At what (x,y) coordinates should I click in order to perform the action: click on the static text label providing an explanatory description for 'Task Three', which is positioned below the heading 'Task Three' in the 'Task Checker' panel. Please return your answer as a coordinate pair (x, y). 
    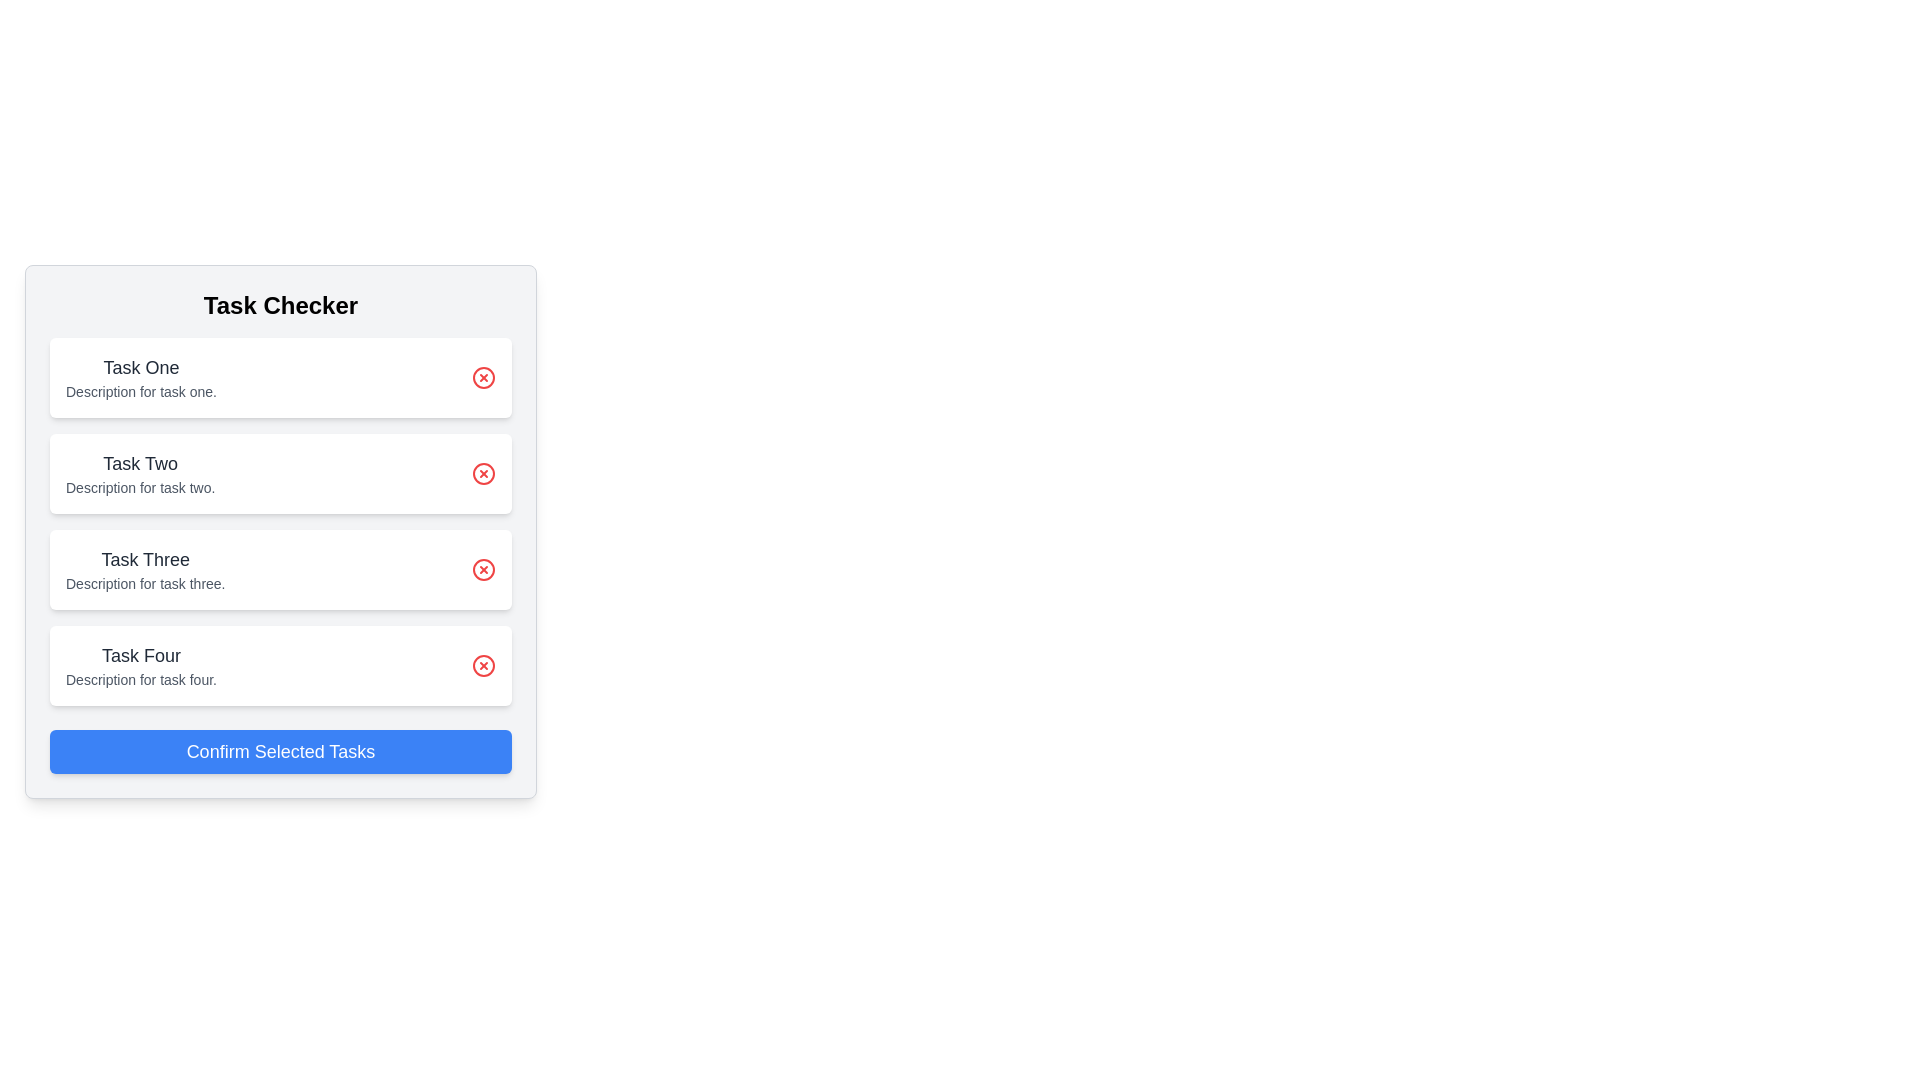
    Looking at the image, I should click on (144, 583).